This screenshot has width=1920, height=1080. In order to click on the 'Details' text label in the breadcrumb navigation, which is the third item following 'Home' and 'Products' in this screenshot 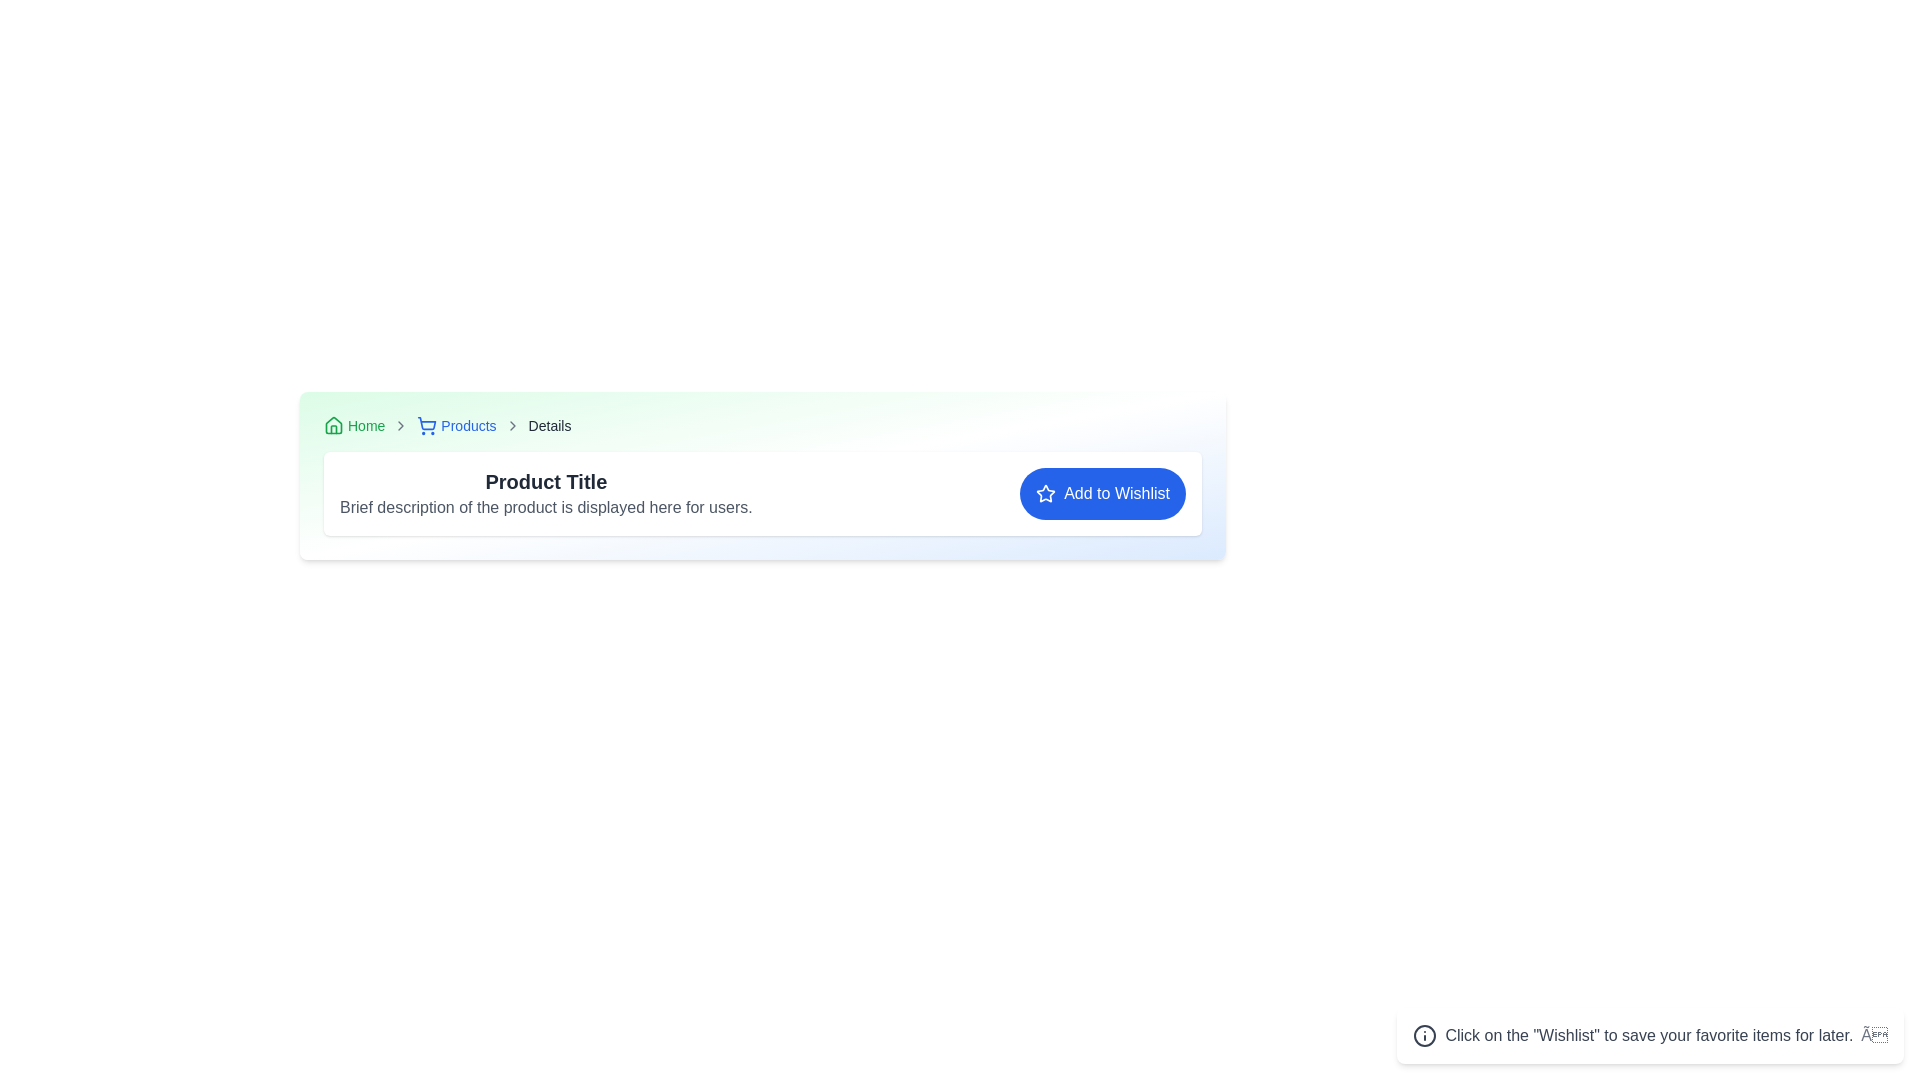, I will do `click(550, 424)`.